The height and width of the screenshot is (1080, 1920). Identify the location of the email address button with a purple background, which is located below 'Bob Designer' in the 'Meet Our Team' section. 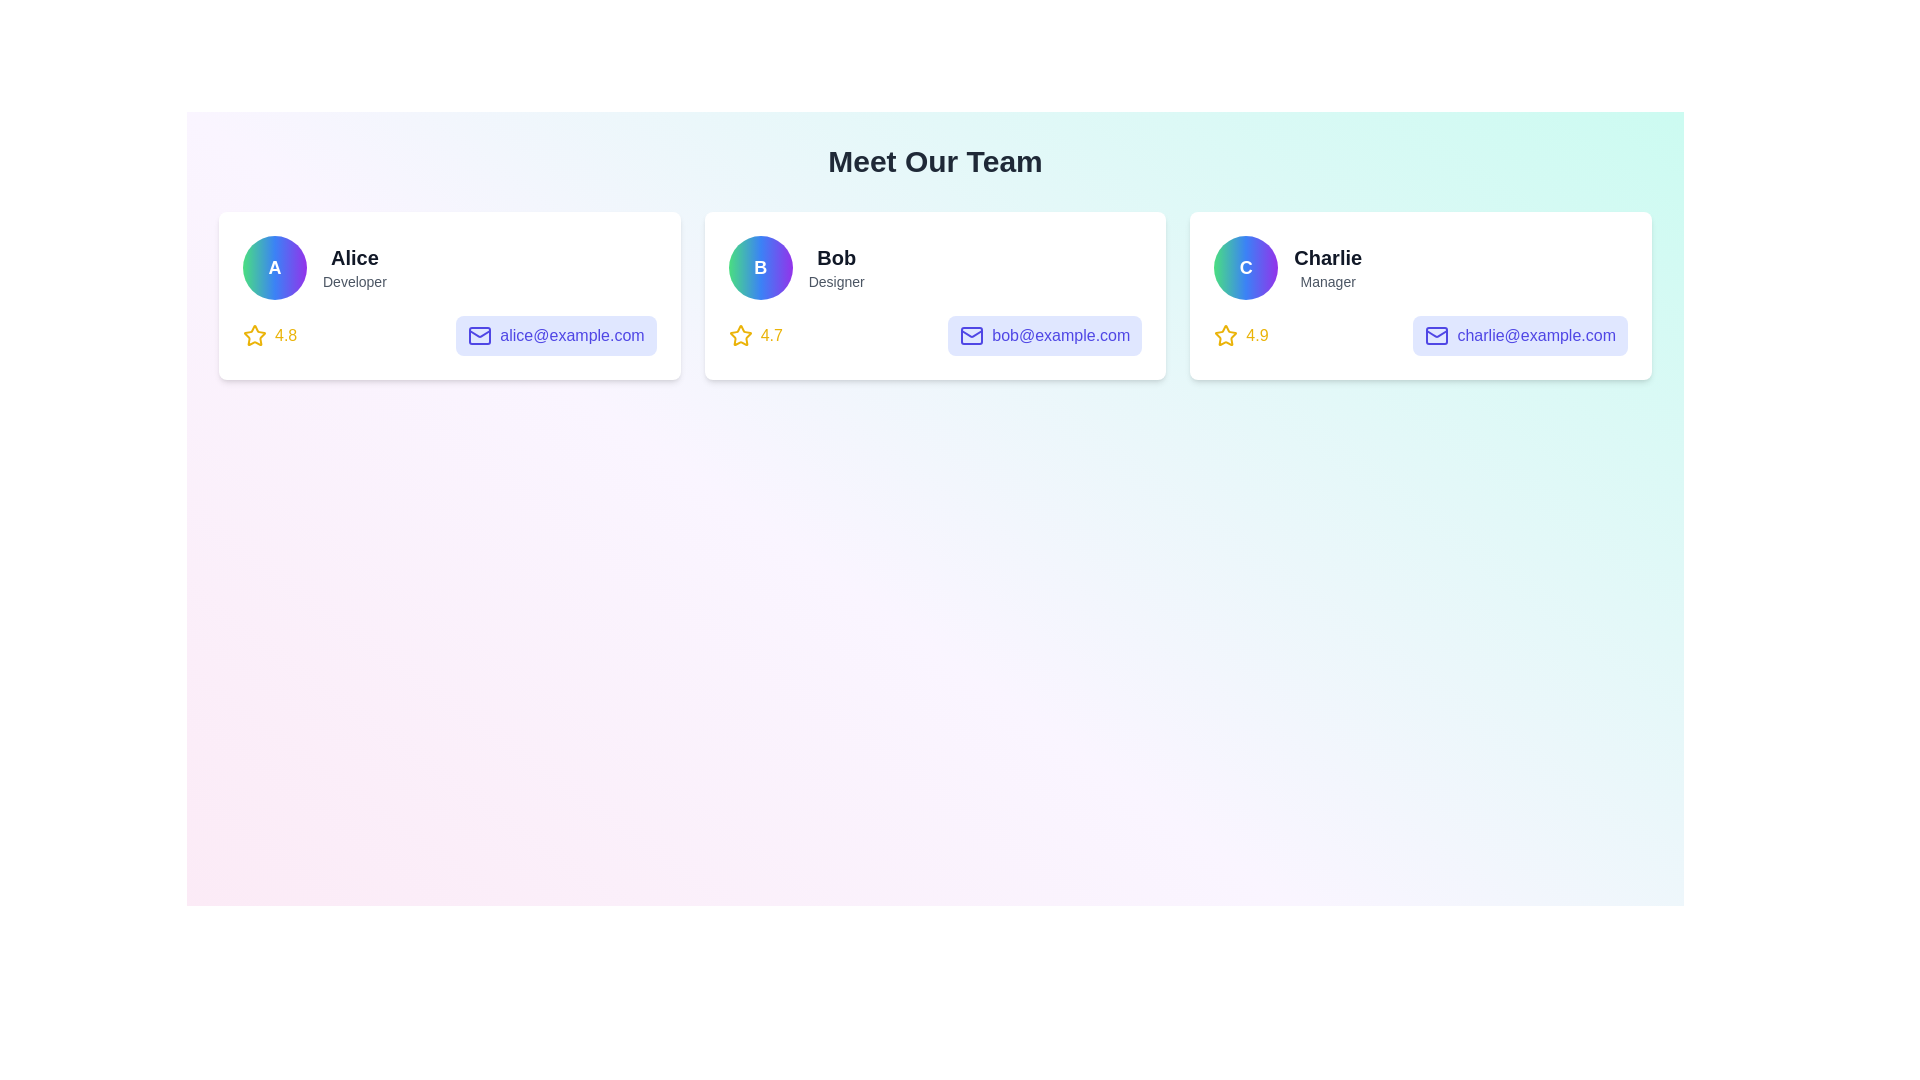
(1044, 334).